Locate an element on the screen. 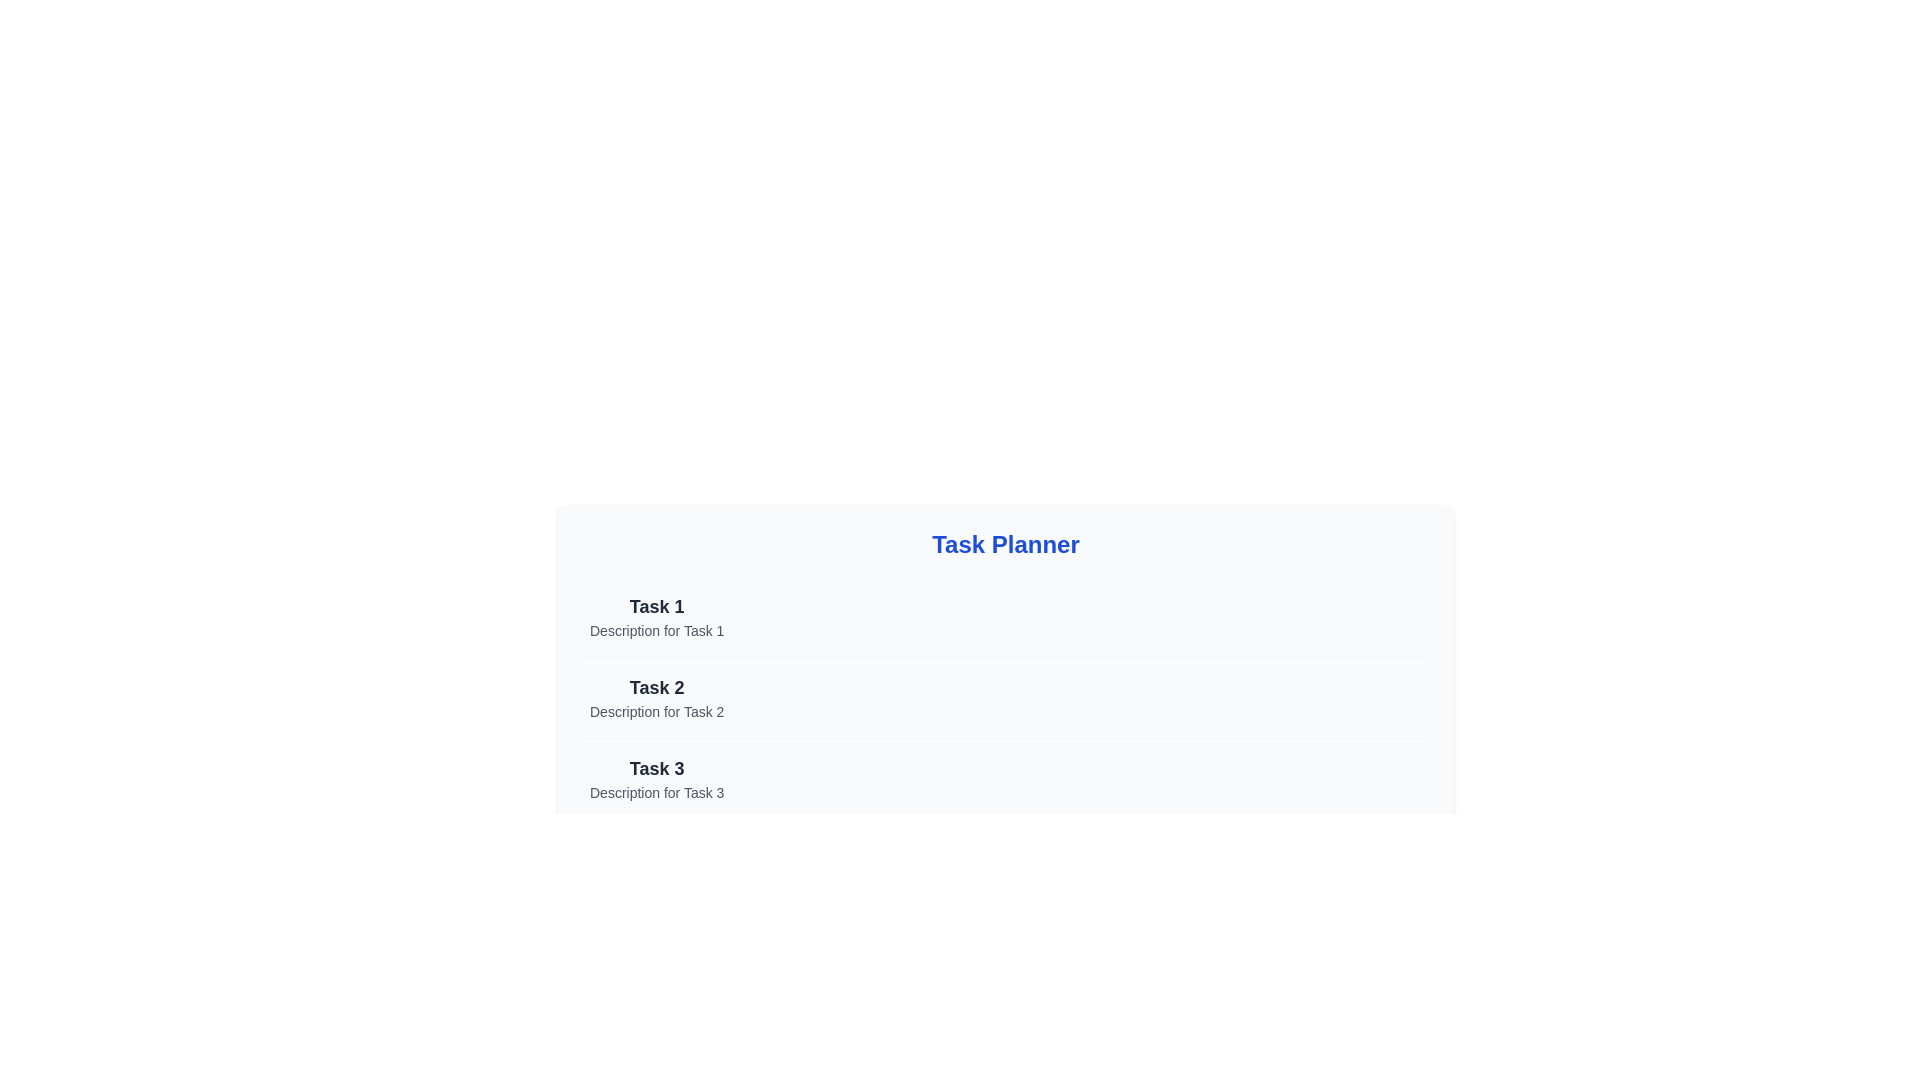 The width and height of the screenshot is (1920, 1080). header text 'Task Planner' which is prominently styled in a large, bold blue font and located at the top of the content panel is located at coordinates (1006, 544).